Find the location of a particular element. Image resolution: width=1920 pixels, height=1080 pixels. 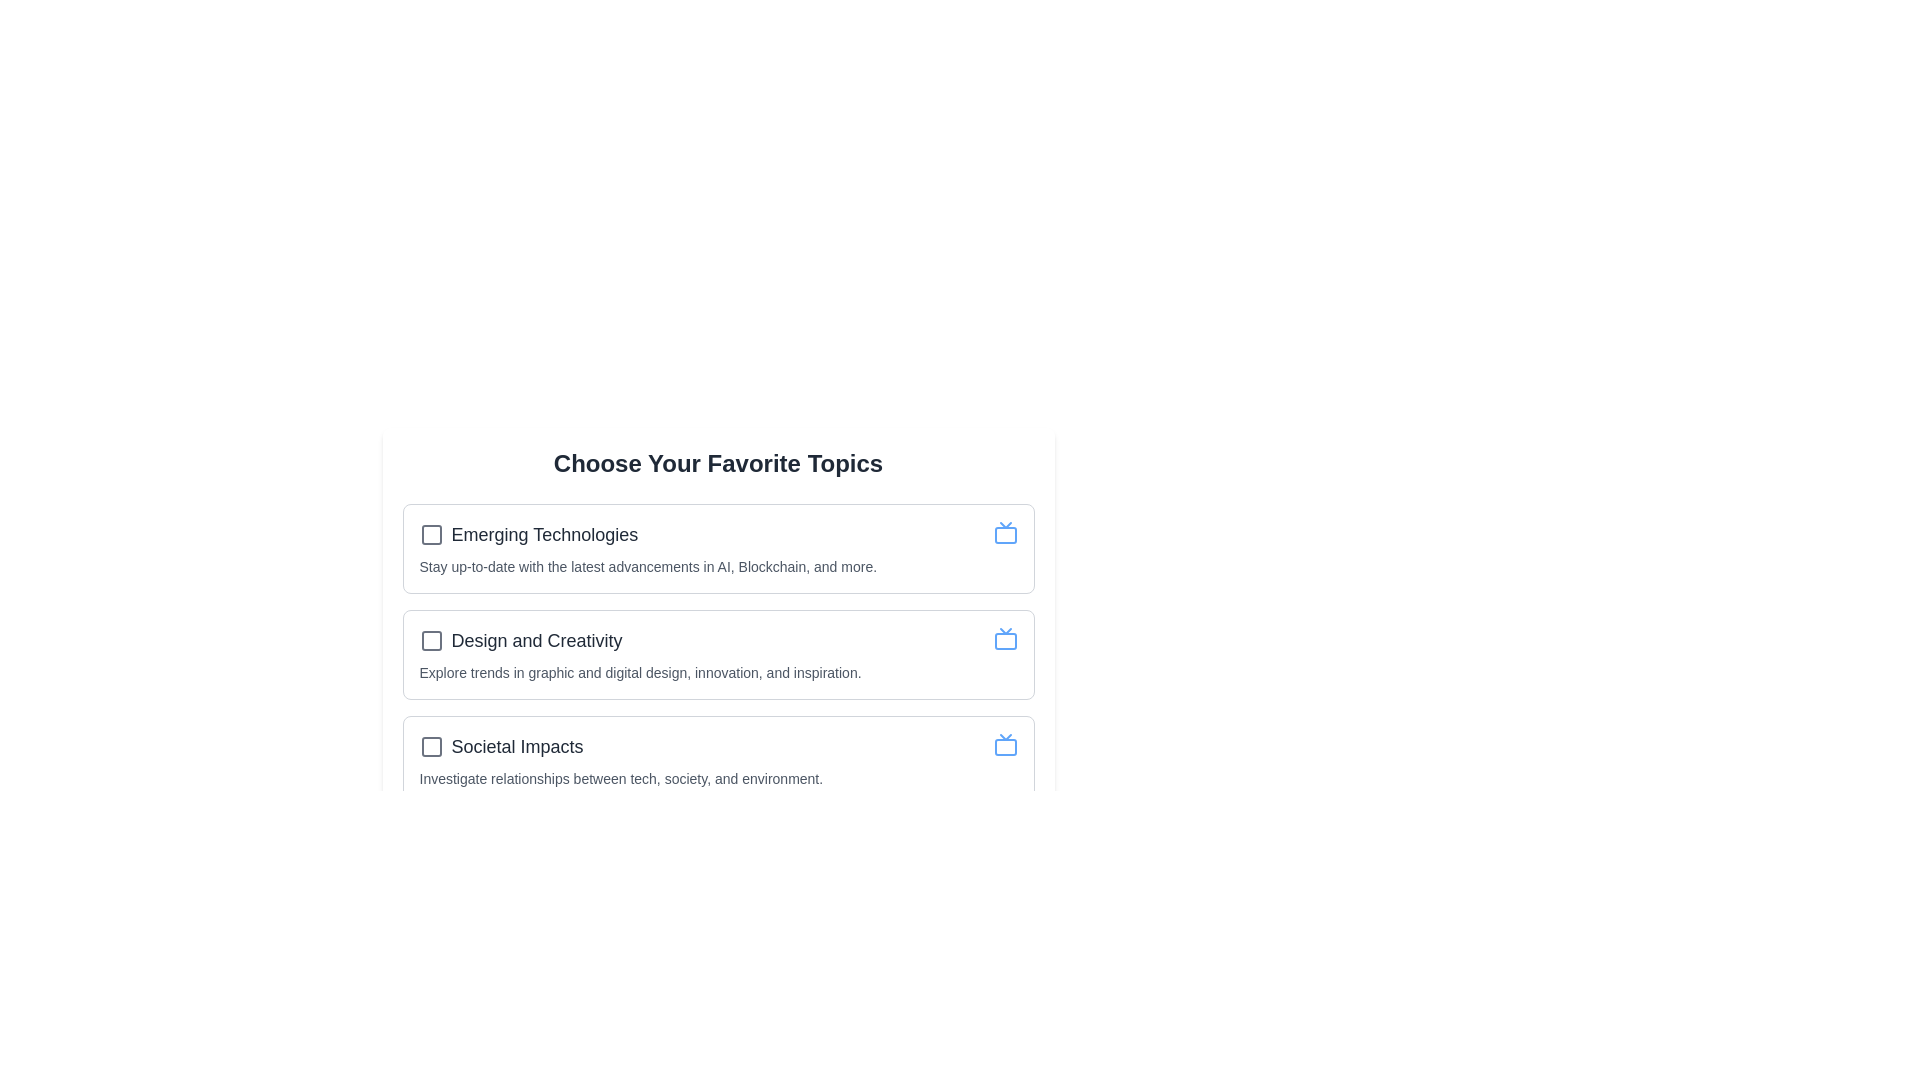

the text label displaying 'Emerging Technologies' is located at coordinates (544, 534).